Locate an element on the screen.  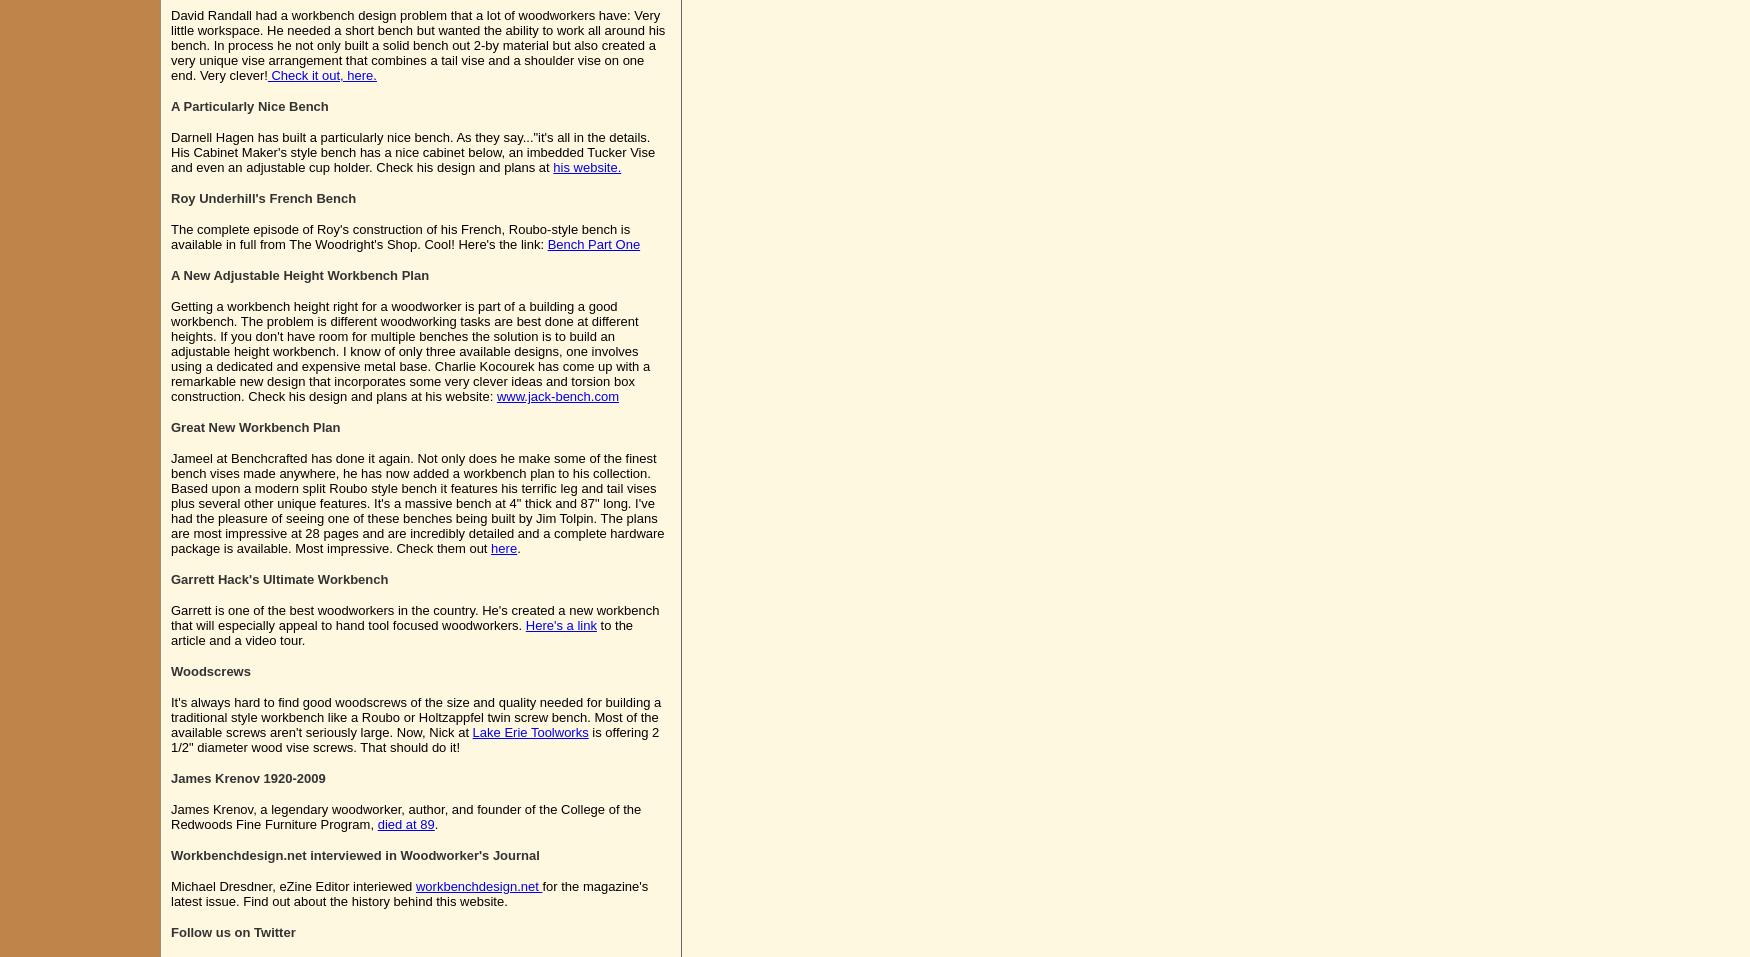
'Darnell Hagen has built a particularly nice bench. As they say..."it's all in the details. His Cabinet Maker's style bench has a nice cabinet below, an imbedded Tucker Vise and even an adjustable cup holder.  Check his design and plans at' is located at coordinates (412, 152).